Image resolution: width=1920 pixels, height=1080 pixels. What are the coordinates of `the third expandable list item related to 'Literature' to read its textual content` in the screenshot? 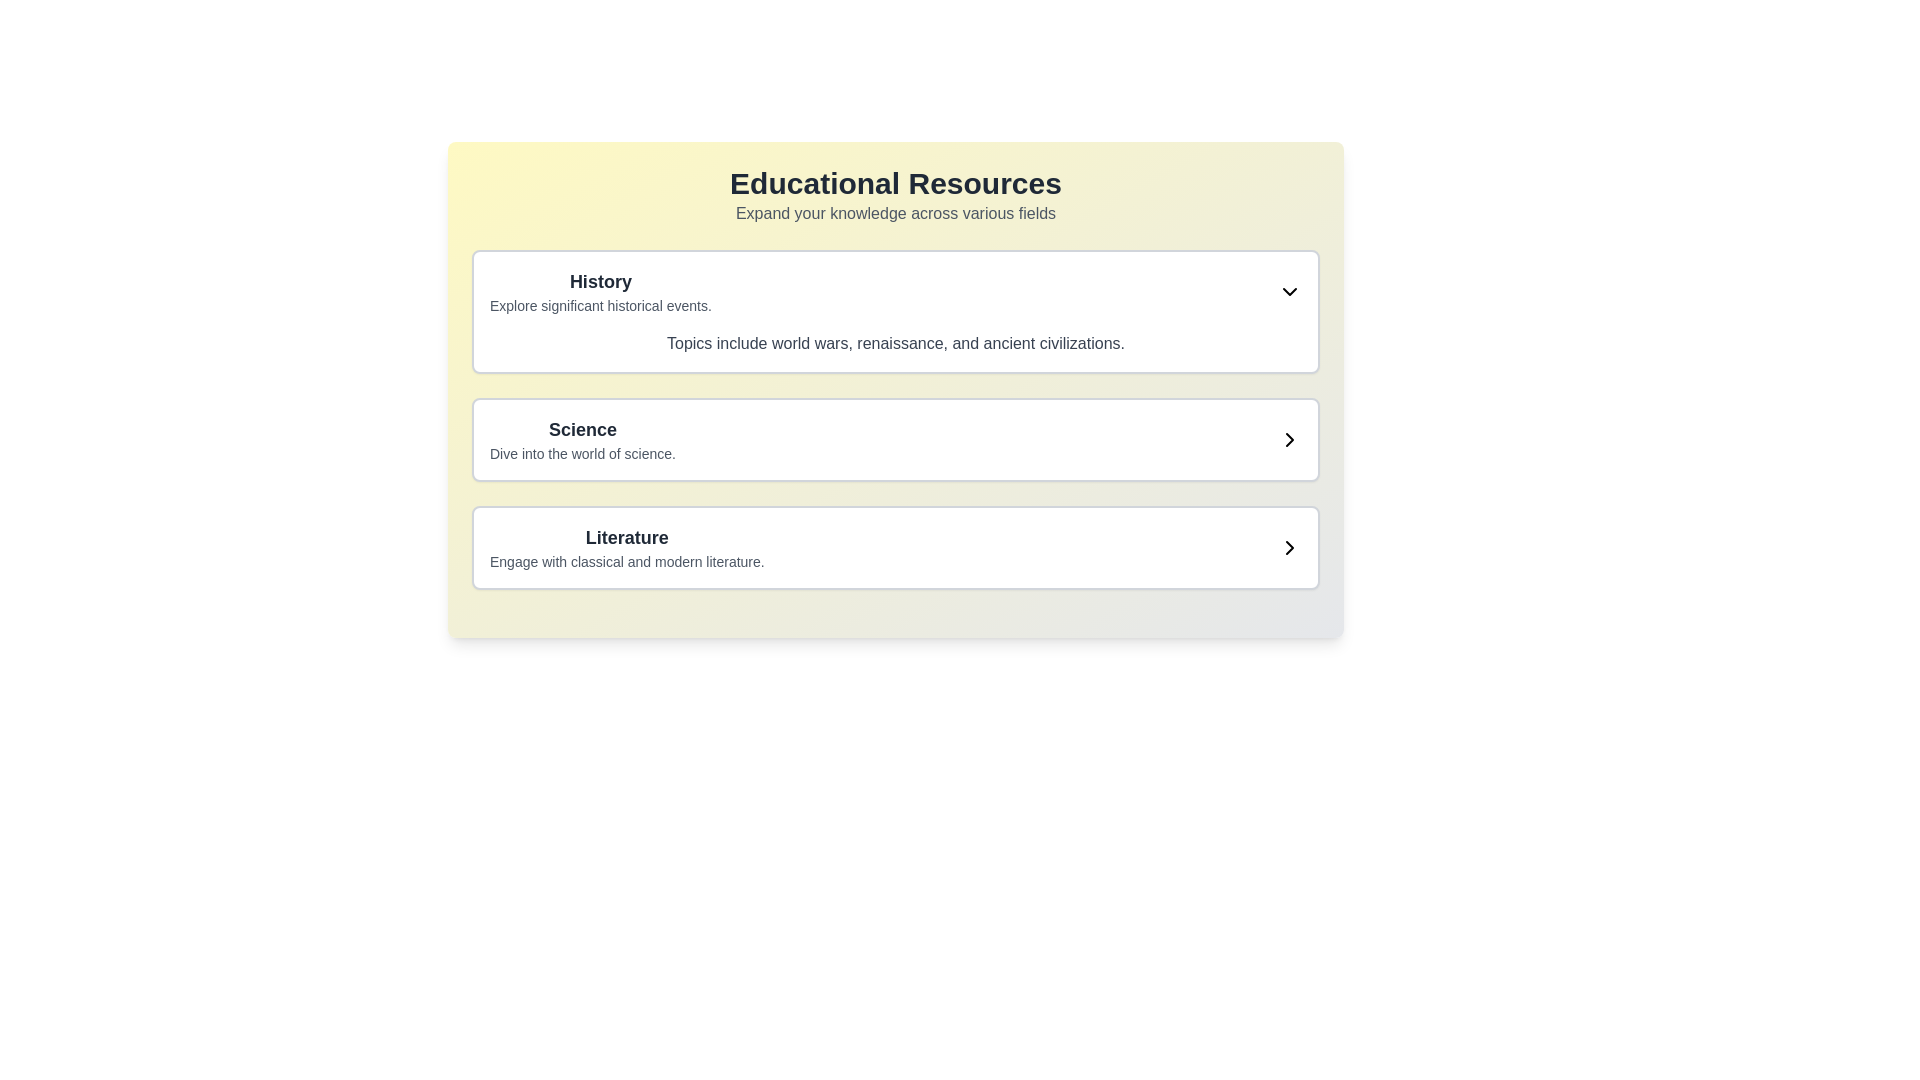 It's located at (895, 547).